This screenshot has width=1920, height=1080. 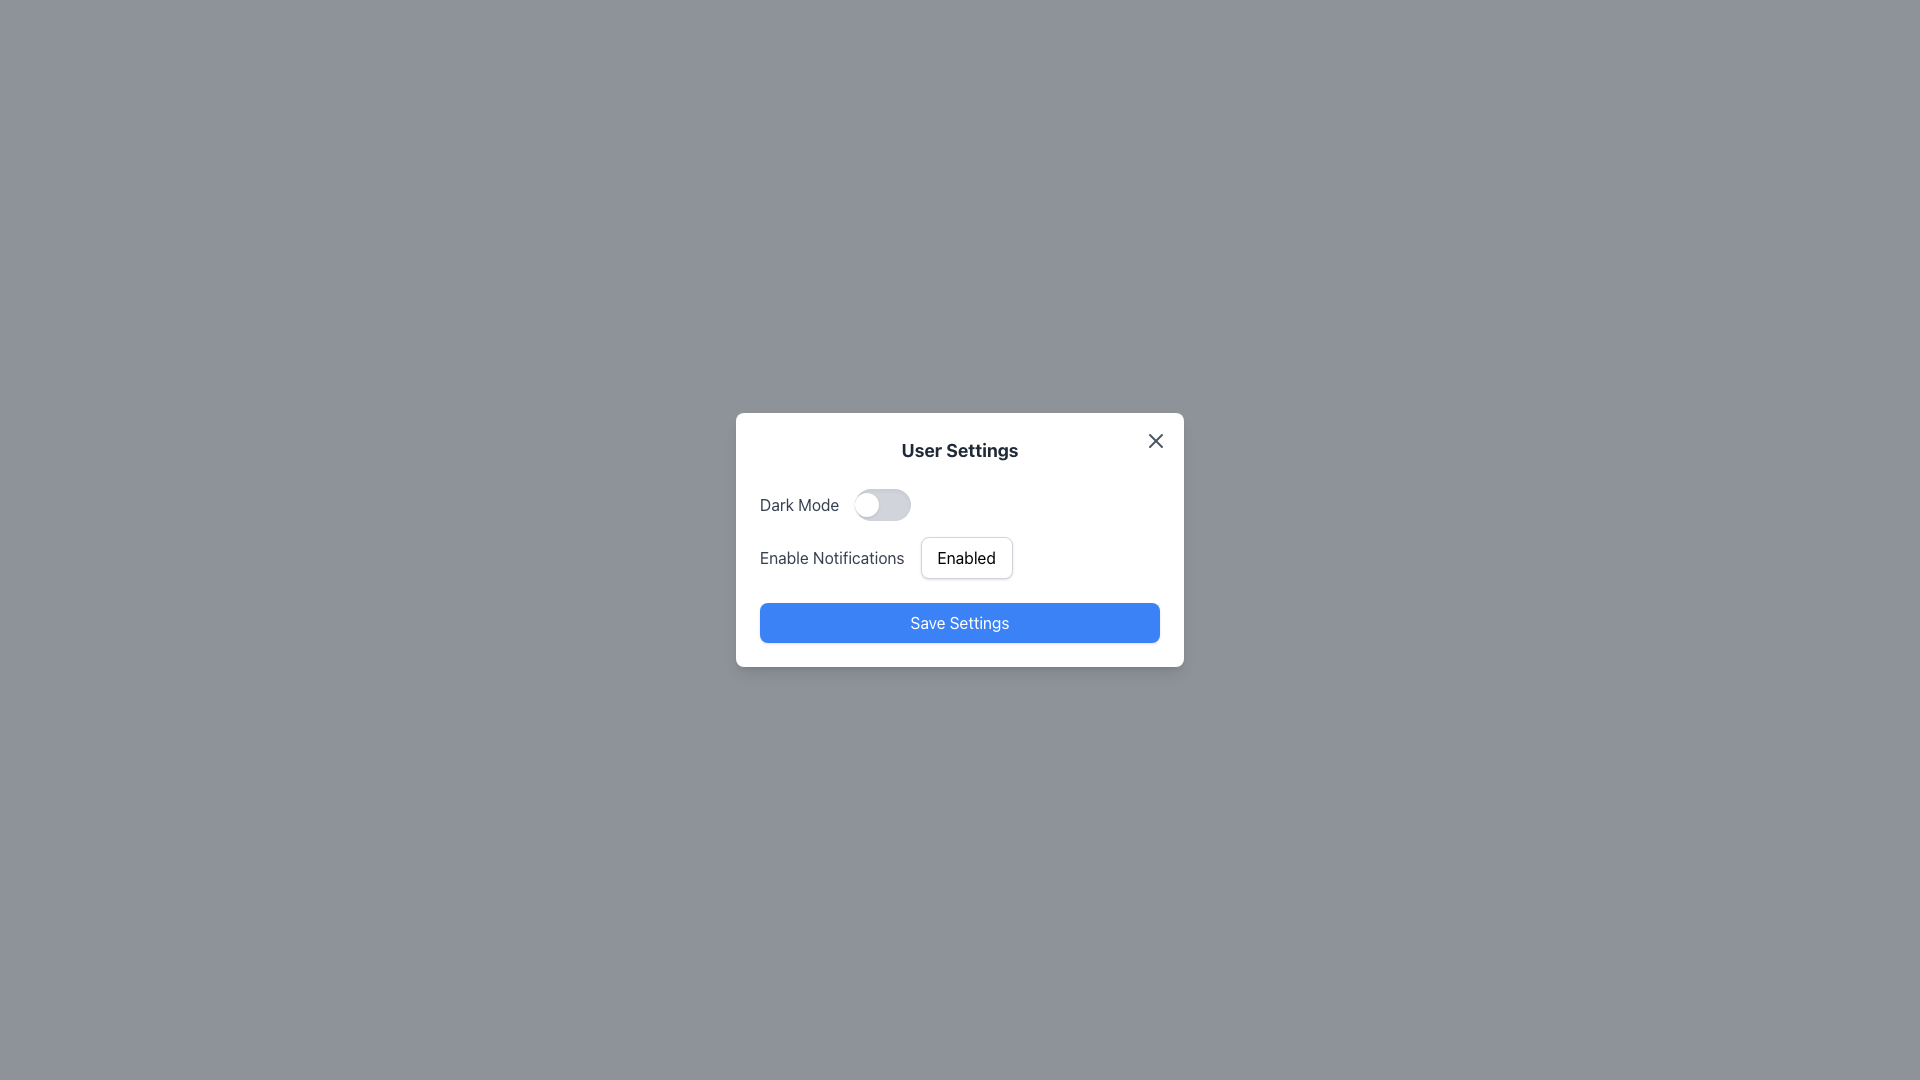 I want to click on the toggle switch at the top of the settings options to change its state for enabling or disabling the dark mode feature, so click(x=960, y=504).